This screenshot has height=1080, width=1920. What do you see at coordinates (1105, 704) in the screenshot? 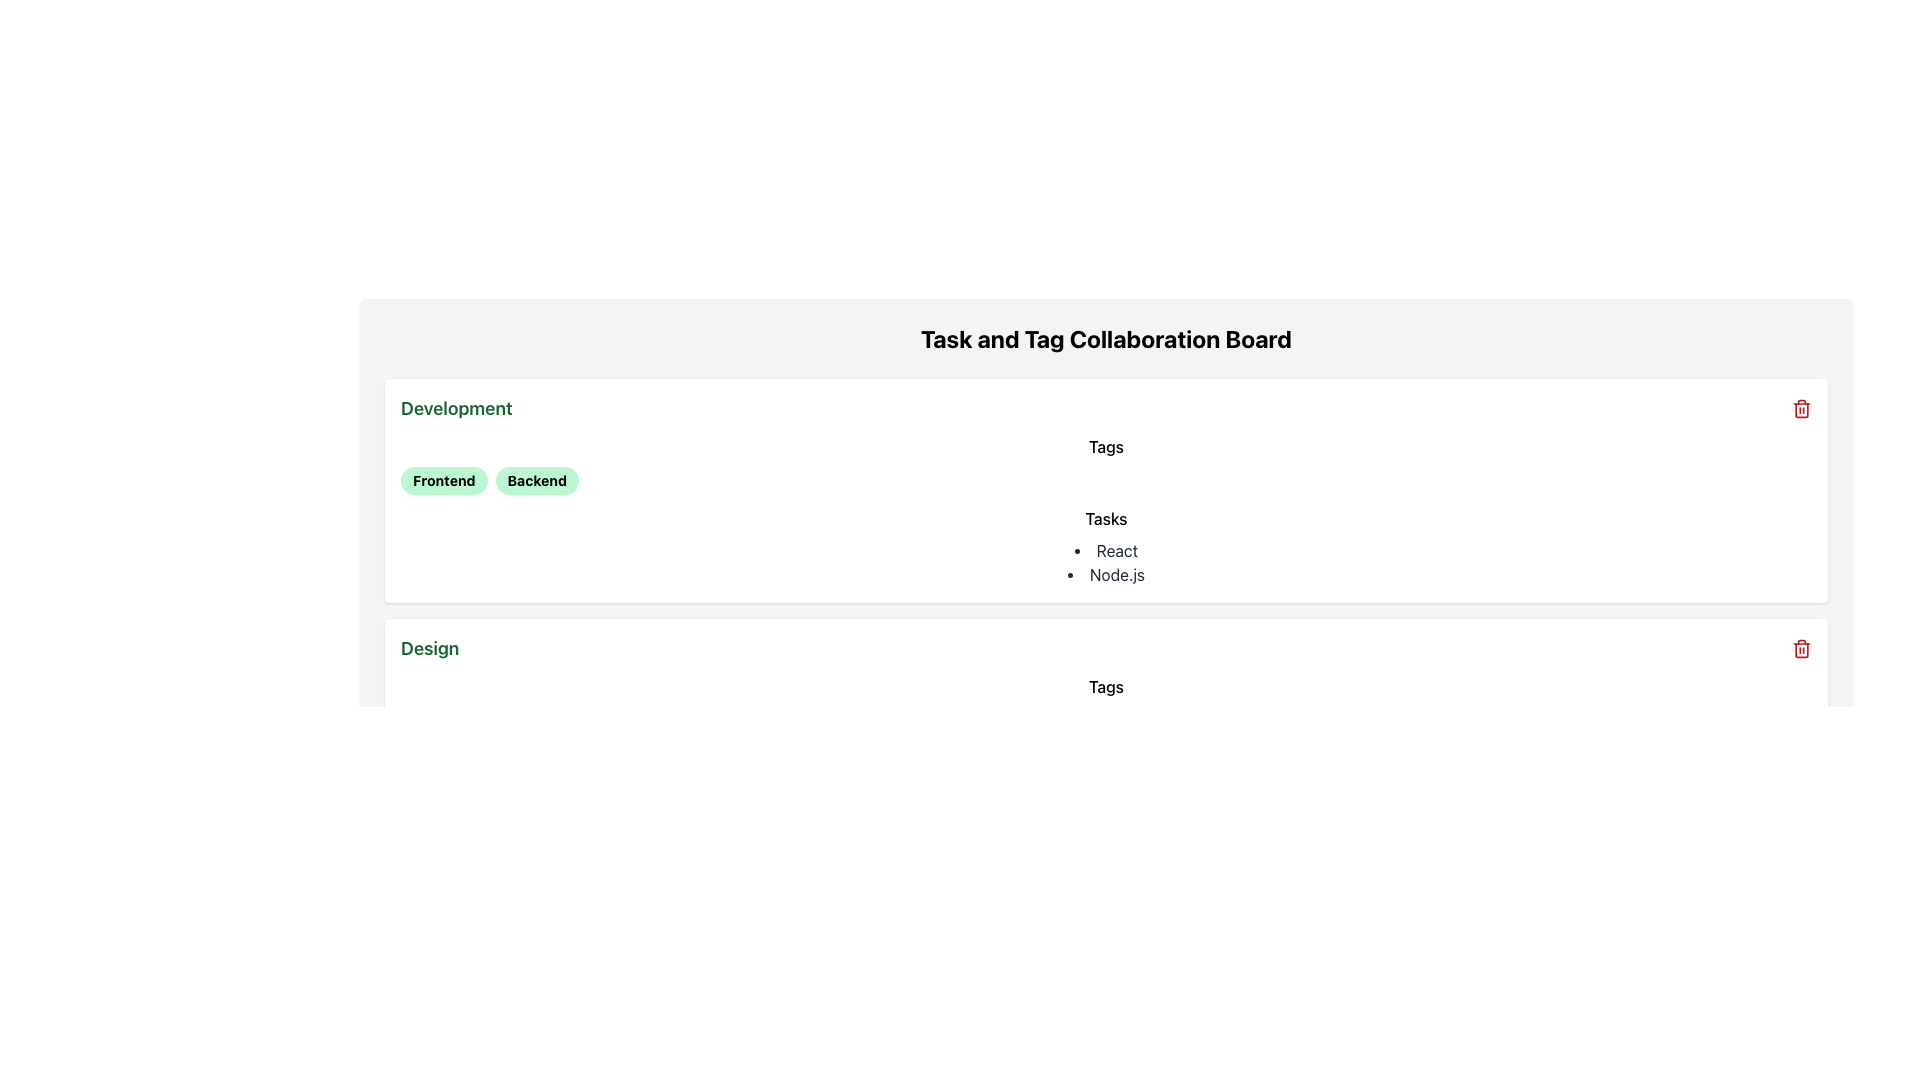
I see `the Text Label indicating its association with the tagging feature, located in the 'Design' section under the 'Tags' heading` at bounding box center [1105, 704].